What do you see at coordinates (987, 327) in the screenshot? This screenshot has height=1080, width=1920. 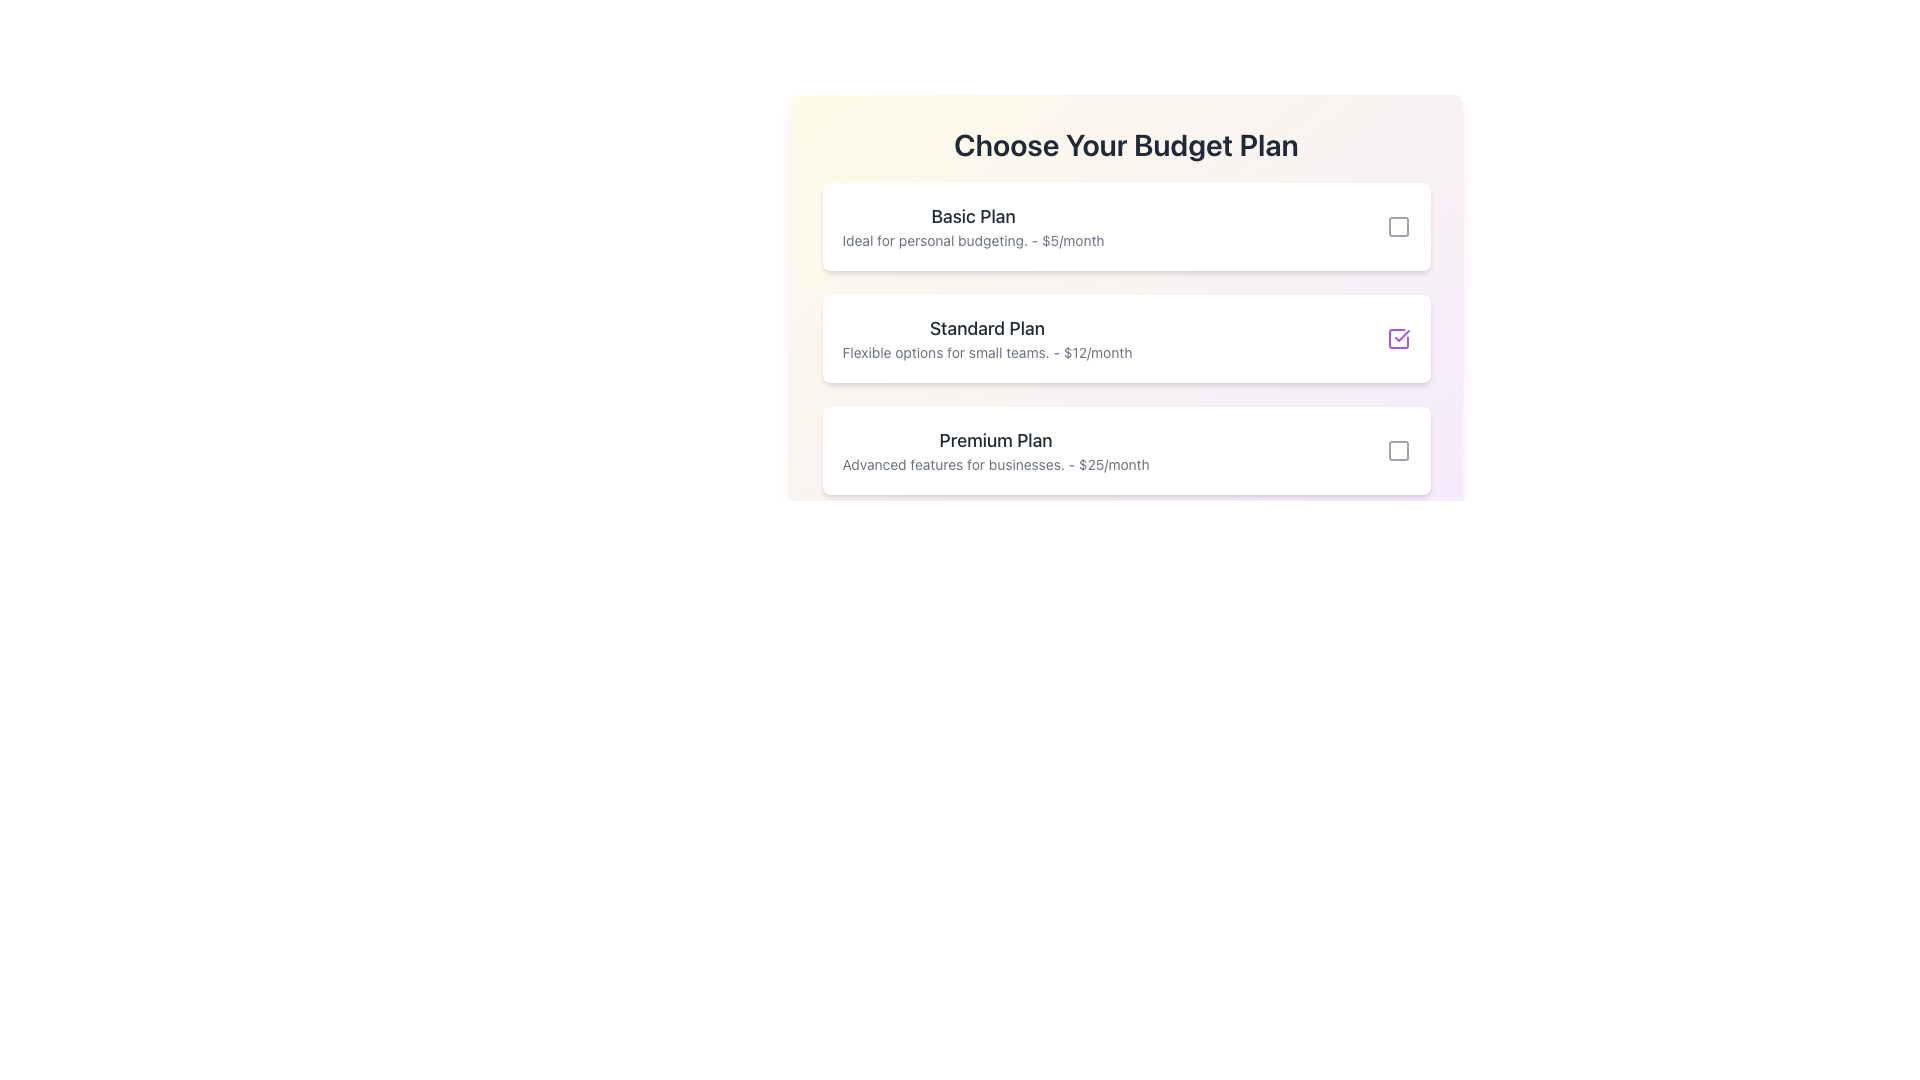 I see `title of the text label displaying 'Standard Plan', which is in bold and larger than surrounding text, located within the white card titled 'Standard Plan Flexible options for small teams. - $12/month'` at bounding box center [987, 327].